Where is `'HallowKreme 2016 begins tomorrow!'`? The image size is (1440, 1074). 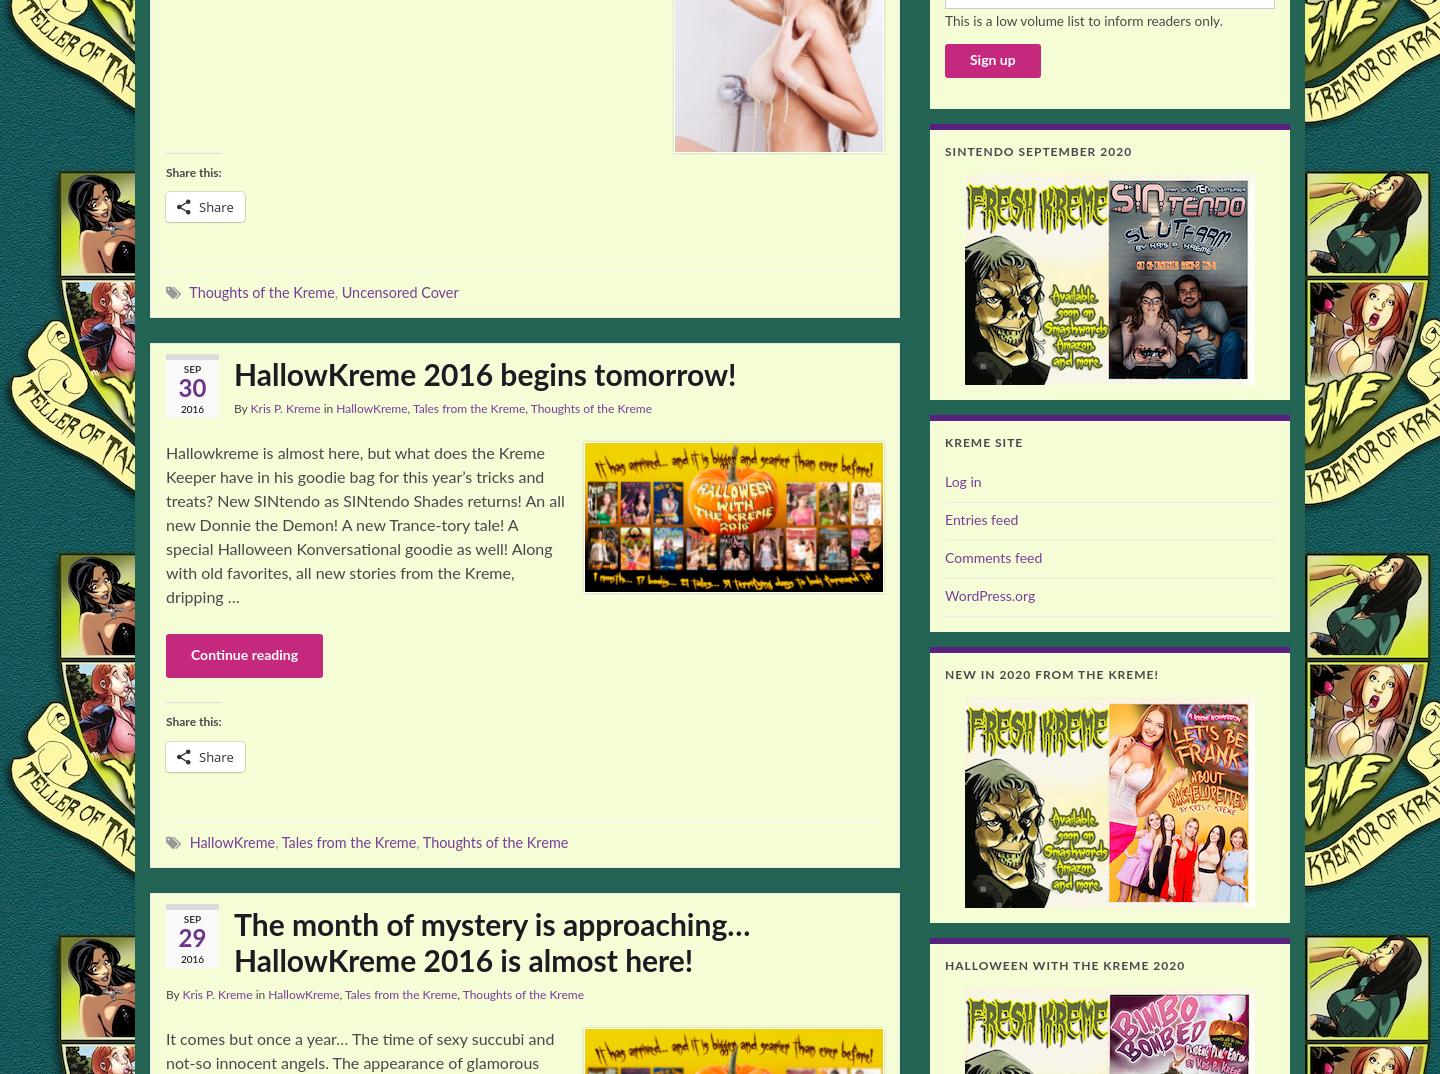
'HallowKreme 2016 begins tomorrow!' is located at coordinates (483, 375).